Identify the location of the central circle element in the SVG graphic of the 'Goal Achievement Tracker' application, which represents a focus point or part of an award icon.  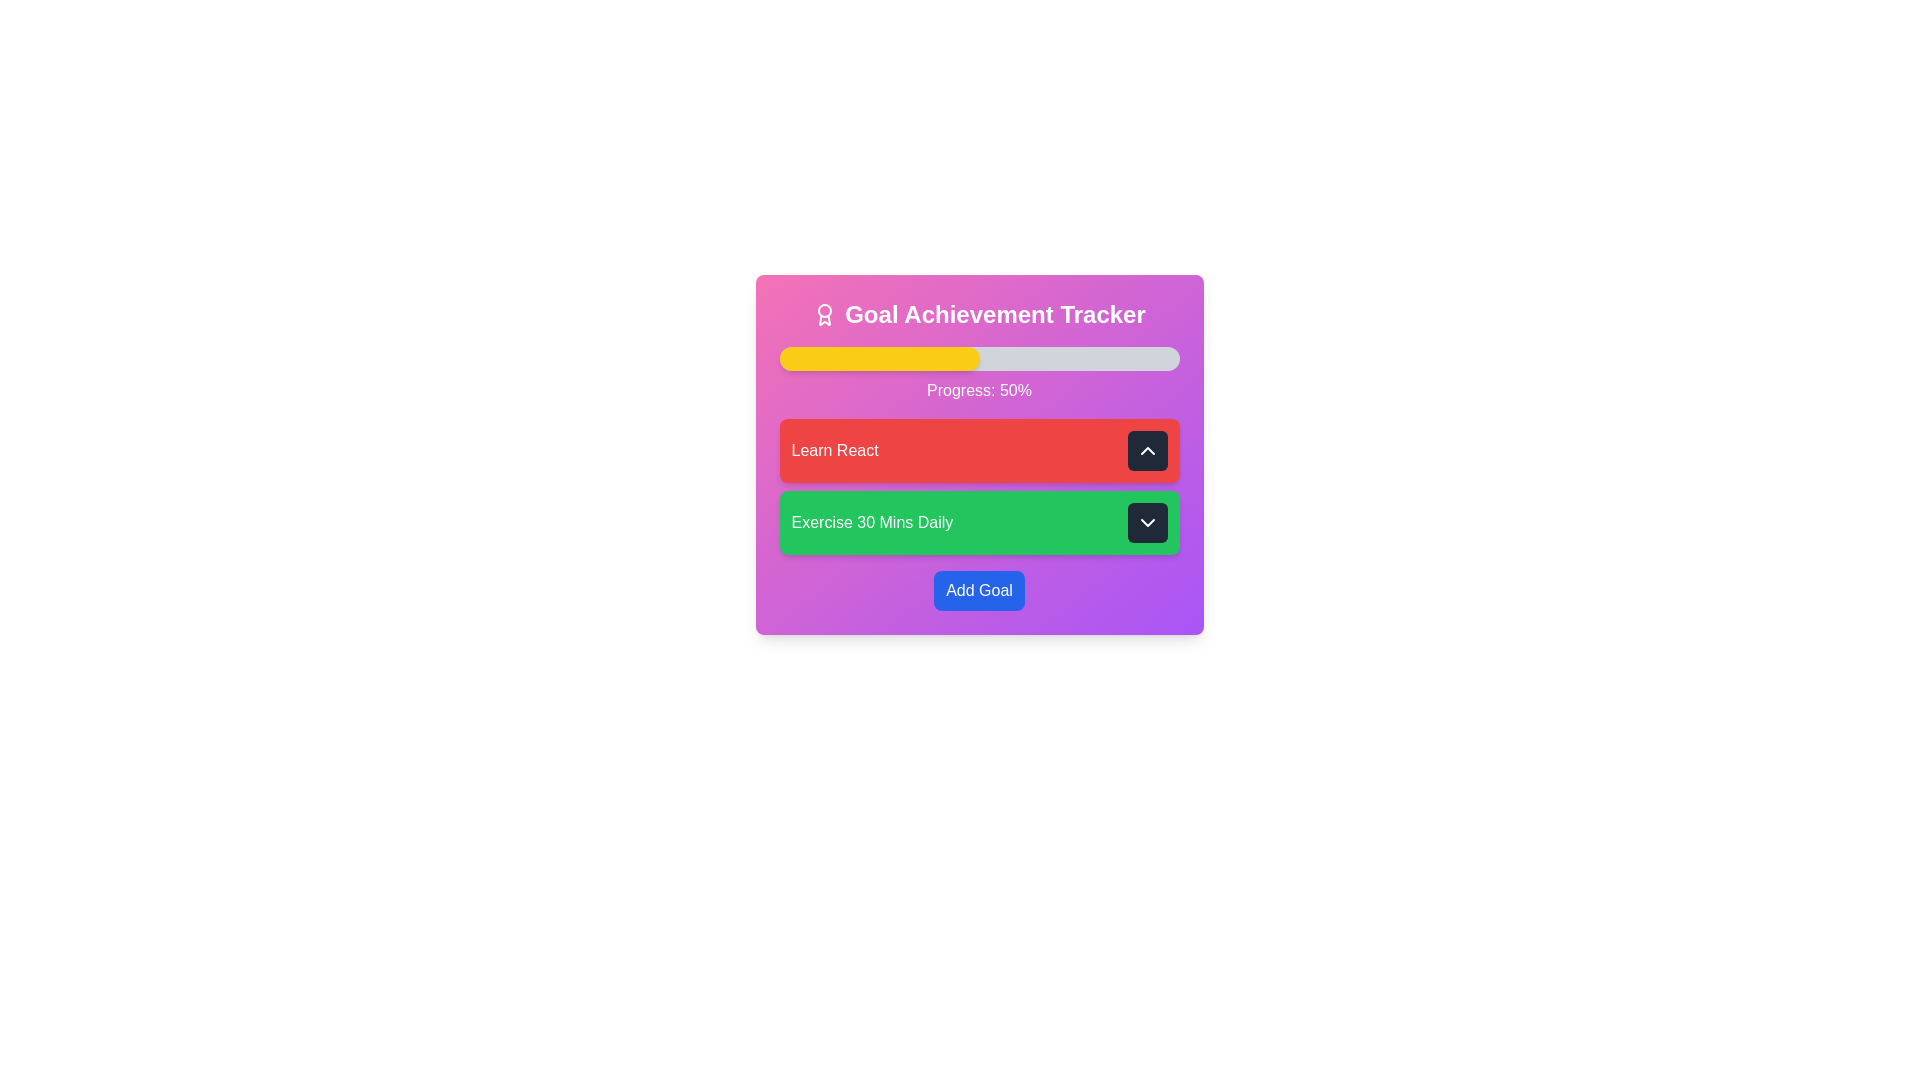
(825, 311).